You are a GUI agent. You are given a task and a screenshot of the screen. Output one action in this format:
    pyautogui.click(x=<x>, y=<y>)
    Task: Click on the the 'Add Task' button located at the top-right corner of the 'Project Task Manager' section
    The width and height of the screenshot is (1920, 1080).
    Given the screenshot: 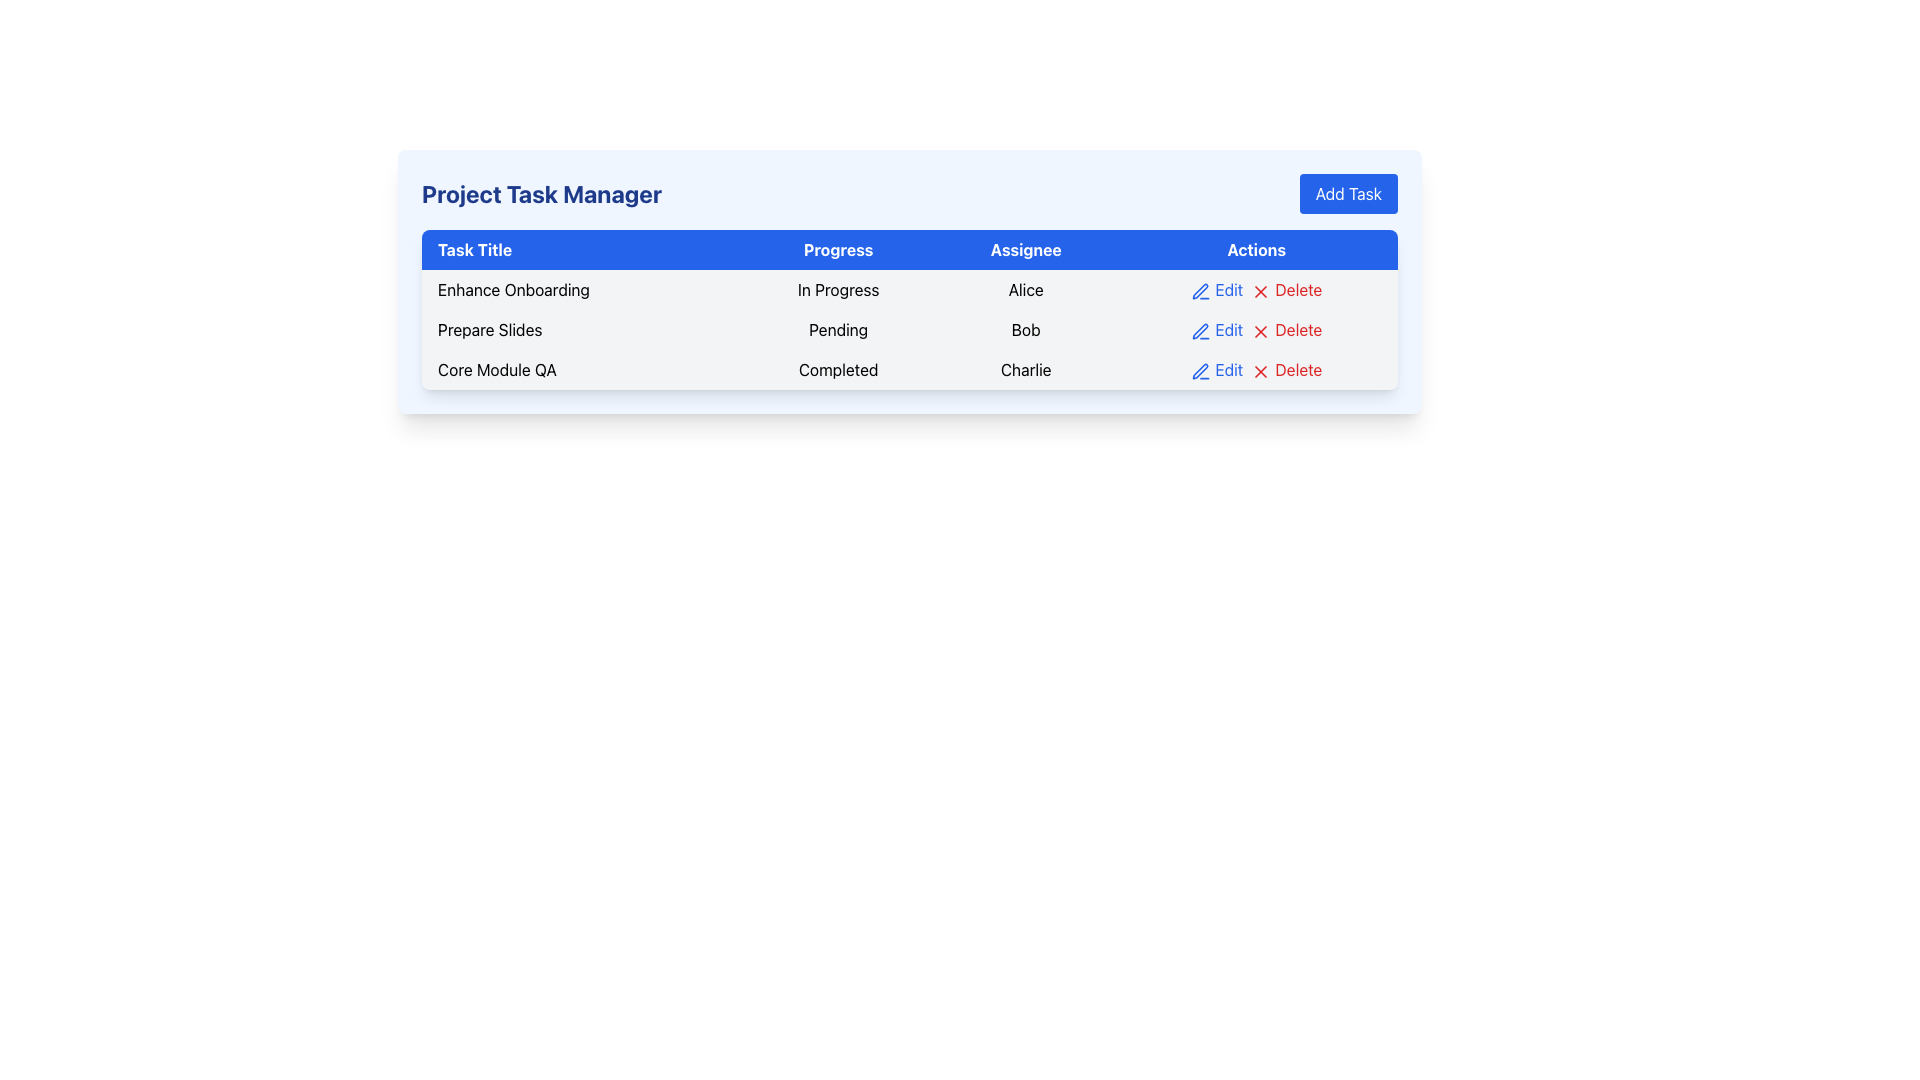 What is the action you would take?
    pyautogui.click(x=1348, y=193)
    